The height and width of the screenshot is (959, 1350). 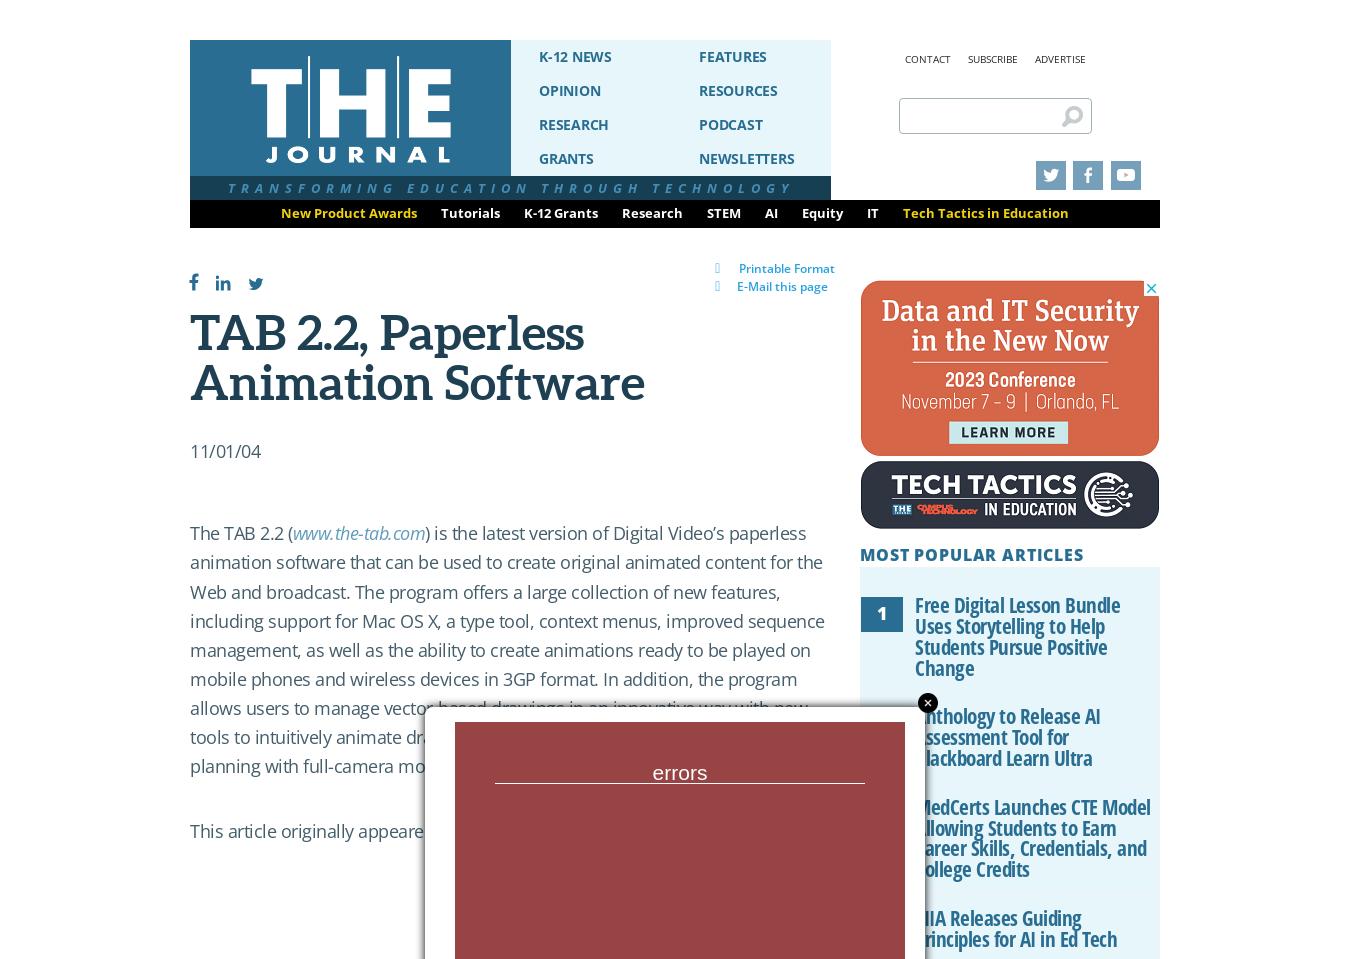 I want to click on 'Tutorials', so click(x=469, y=212).